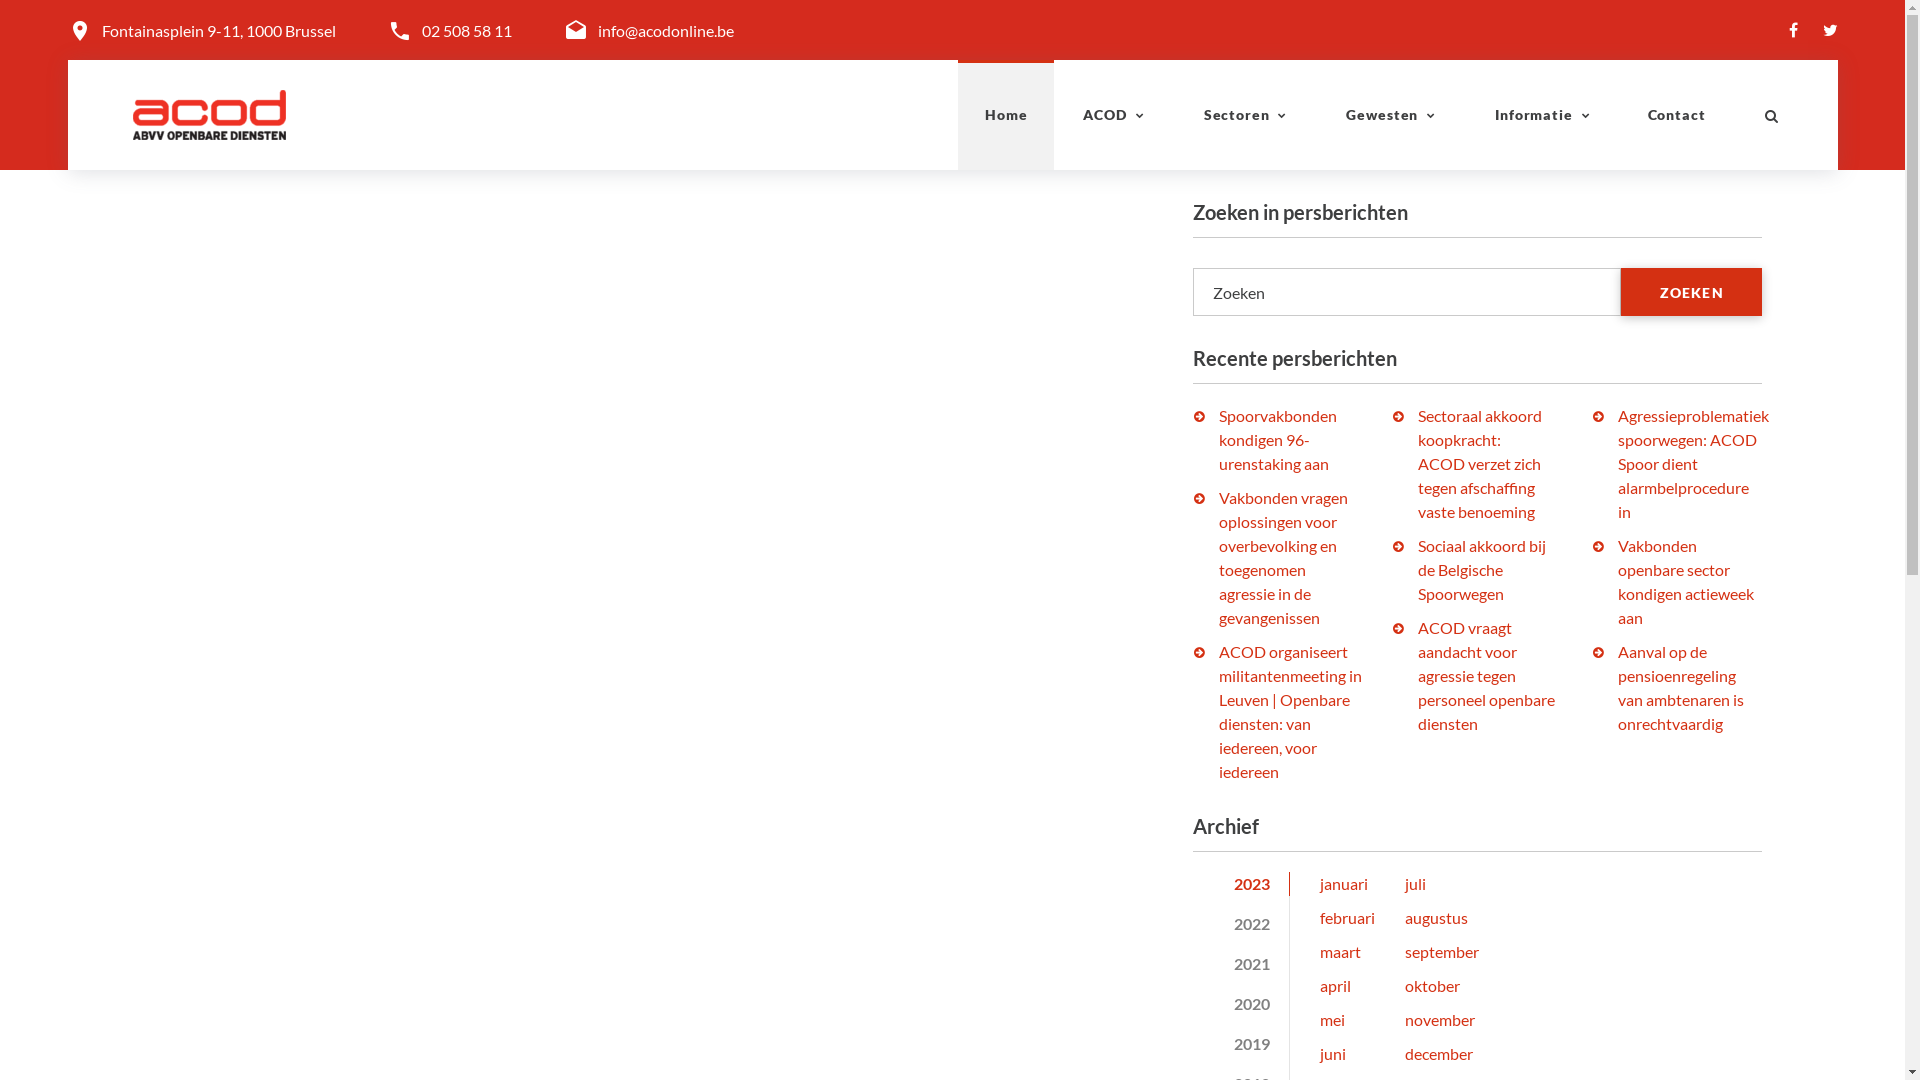 The width and height of the screenshot is (1920, 1080). Describe the element at coordinates (465, 30) in the screenshot. I see `'02 508 58 11'` at that location.